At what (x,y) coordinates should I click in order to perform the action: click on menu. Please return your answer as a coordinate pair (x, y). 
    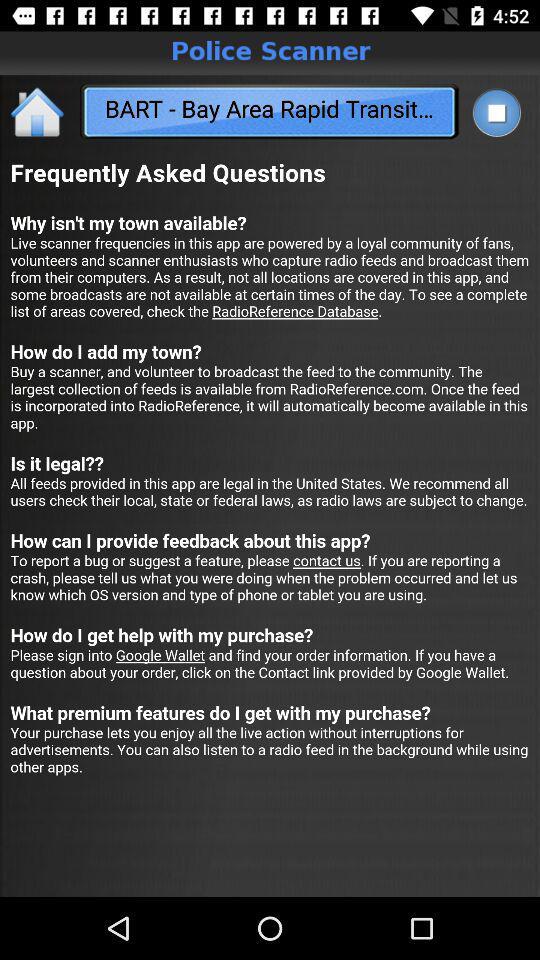
    Looking at the image, I should click on (495, 112).